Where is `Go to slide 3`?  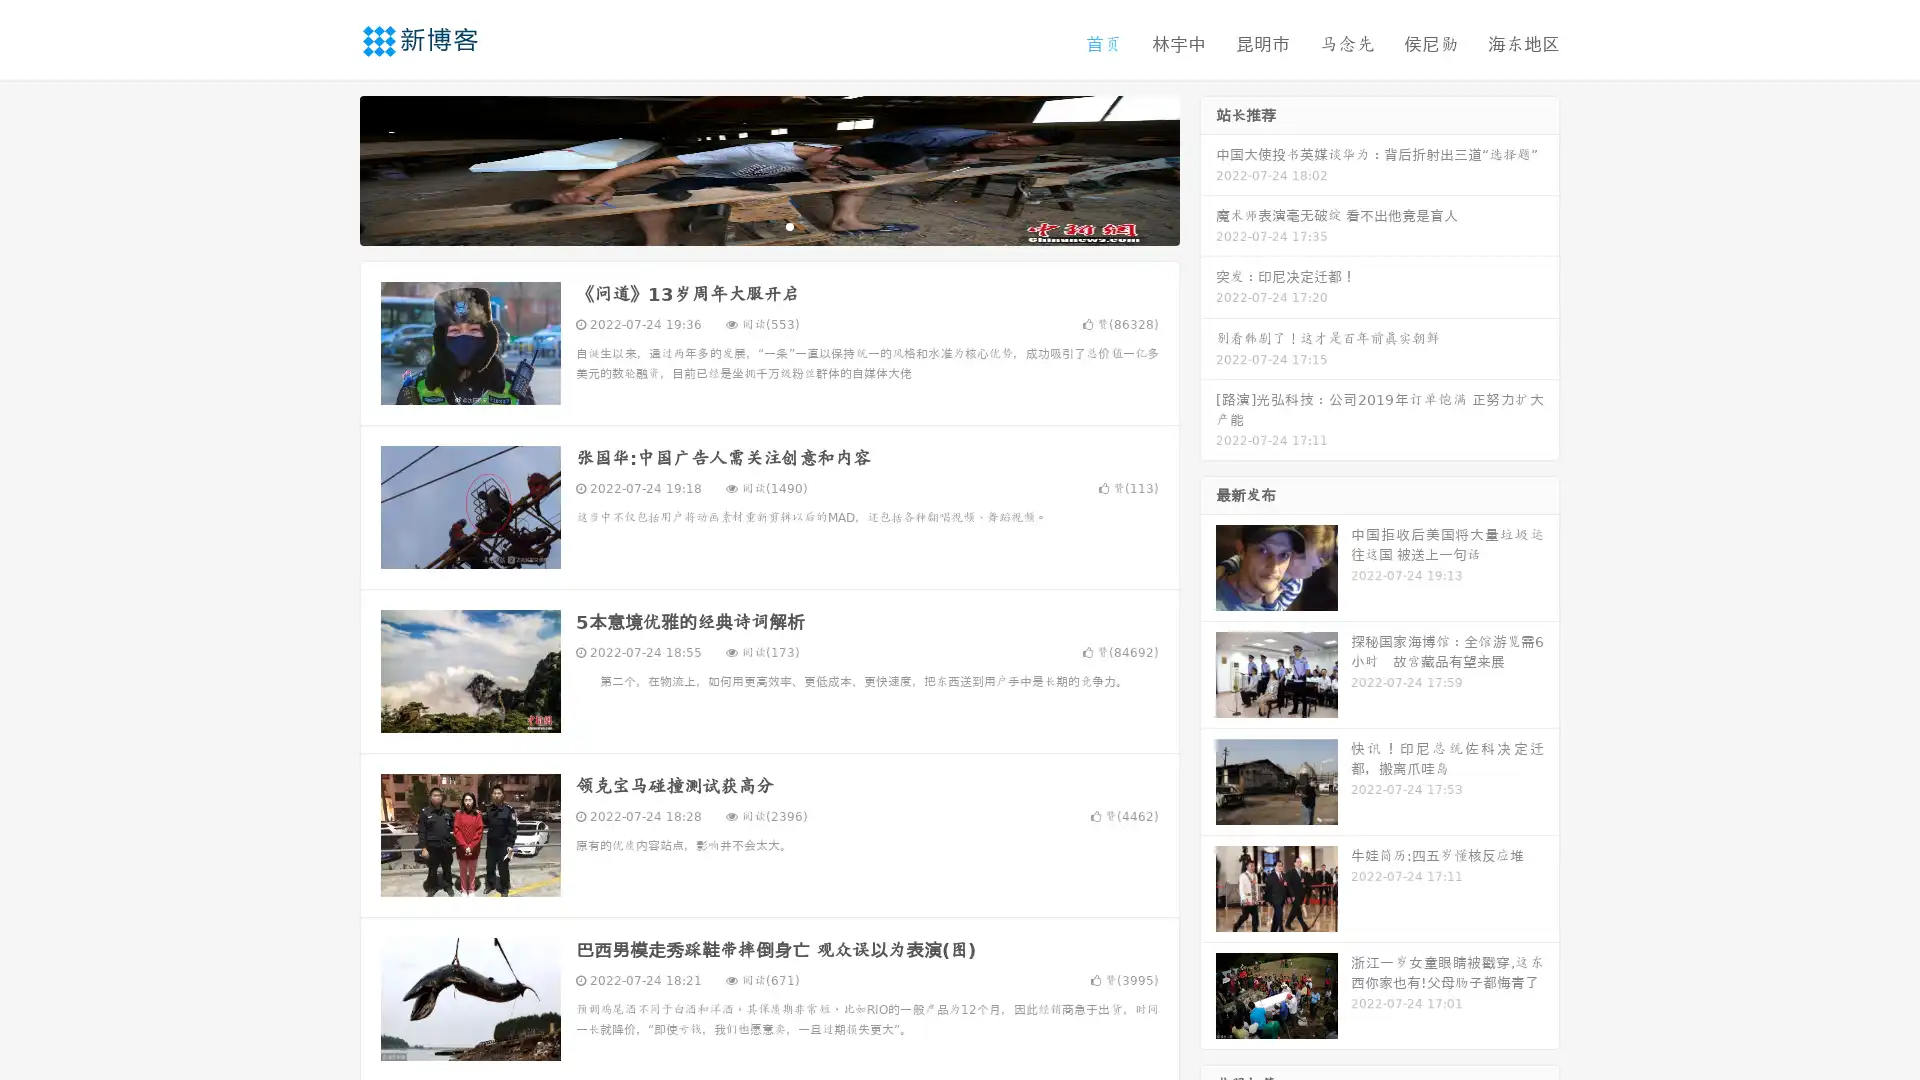 Go to slide 3 is located at coordinates (789, 225).